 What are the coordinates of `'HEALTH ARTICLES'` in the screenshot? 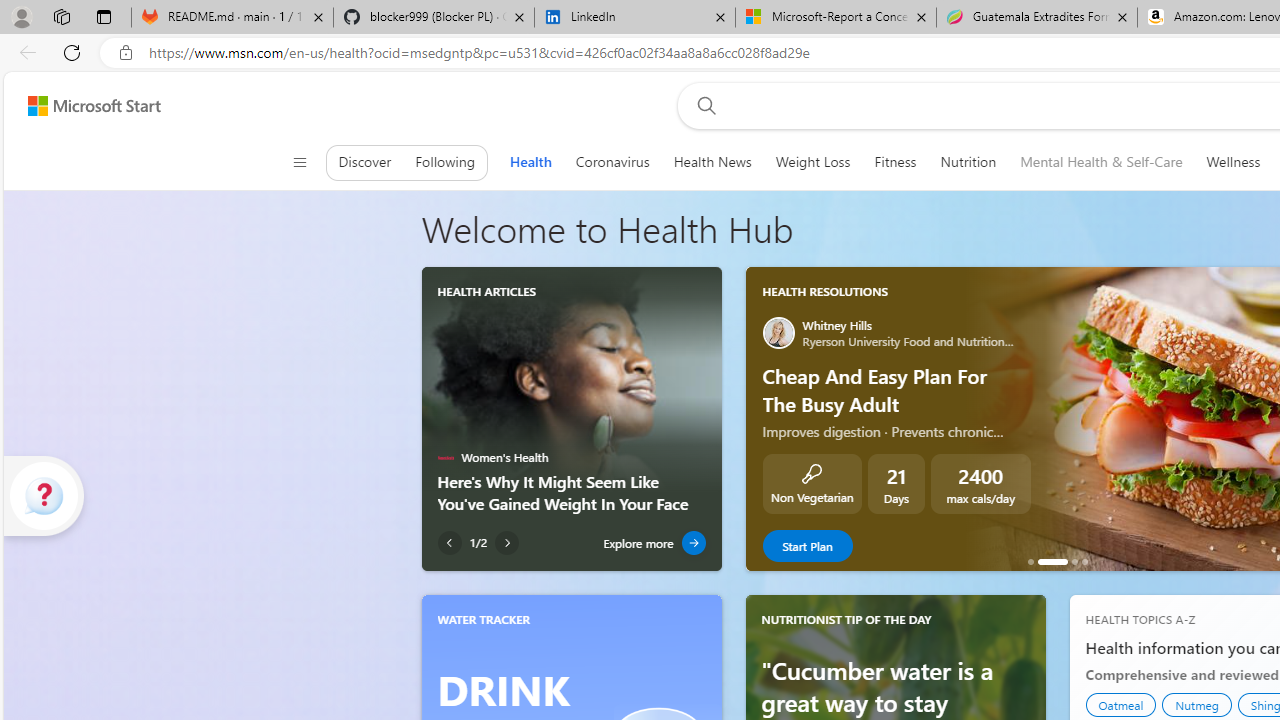 It's located at (487, 291).